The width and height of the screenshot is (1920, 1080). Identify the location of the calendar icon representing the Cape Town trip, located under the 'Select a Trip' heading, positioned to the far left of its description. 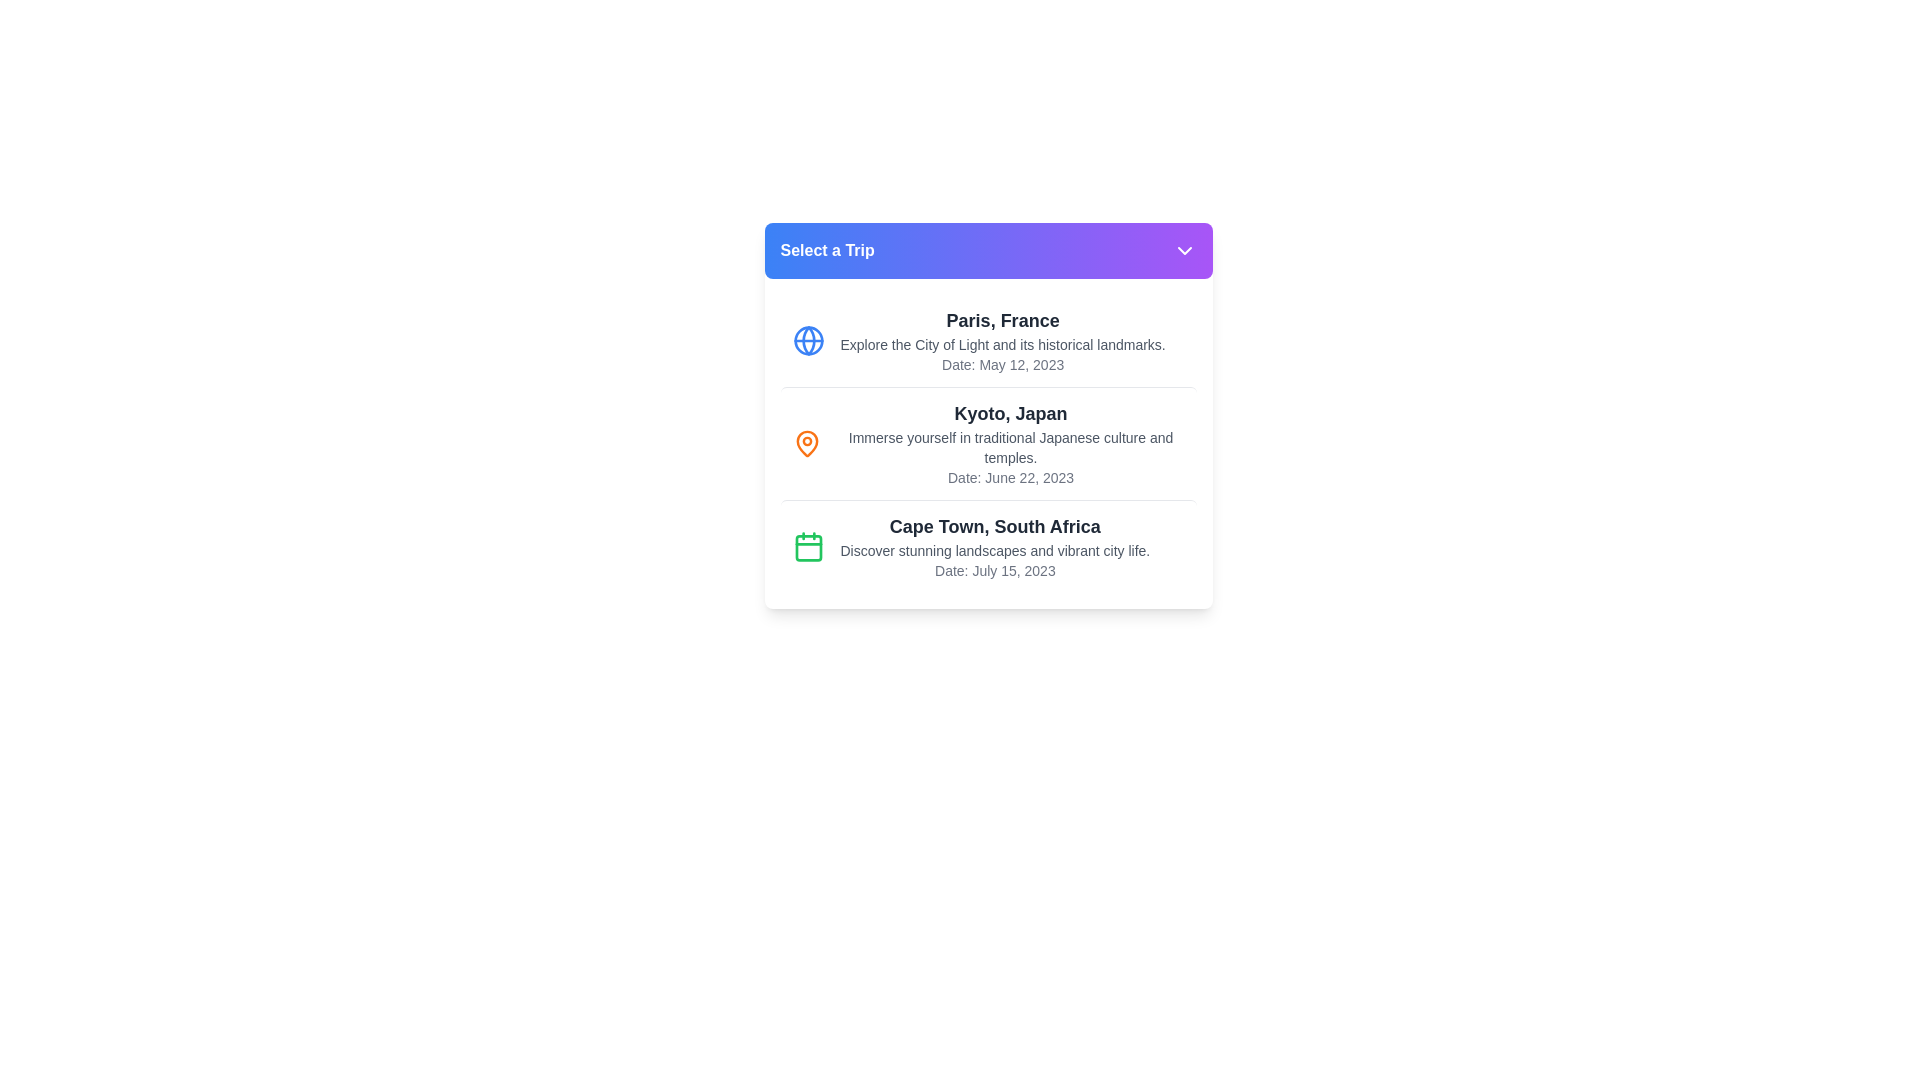
(808, 547).